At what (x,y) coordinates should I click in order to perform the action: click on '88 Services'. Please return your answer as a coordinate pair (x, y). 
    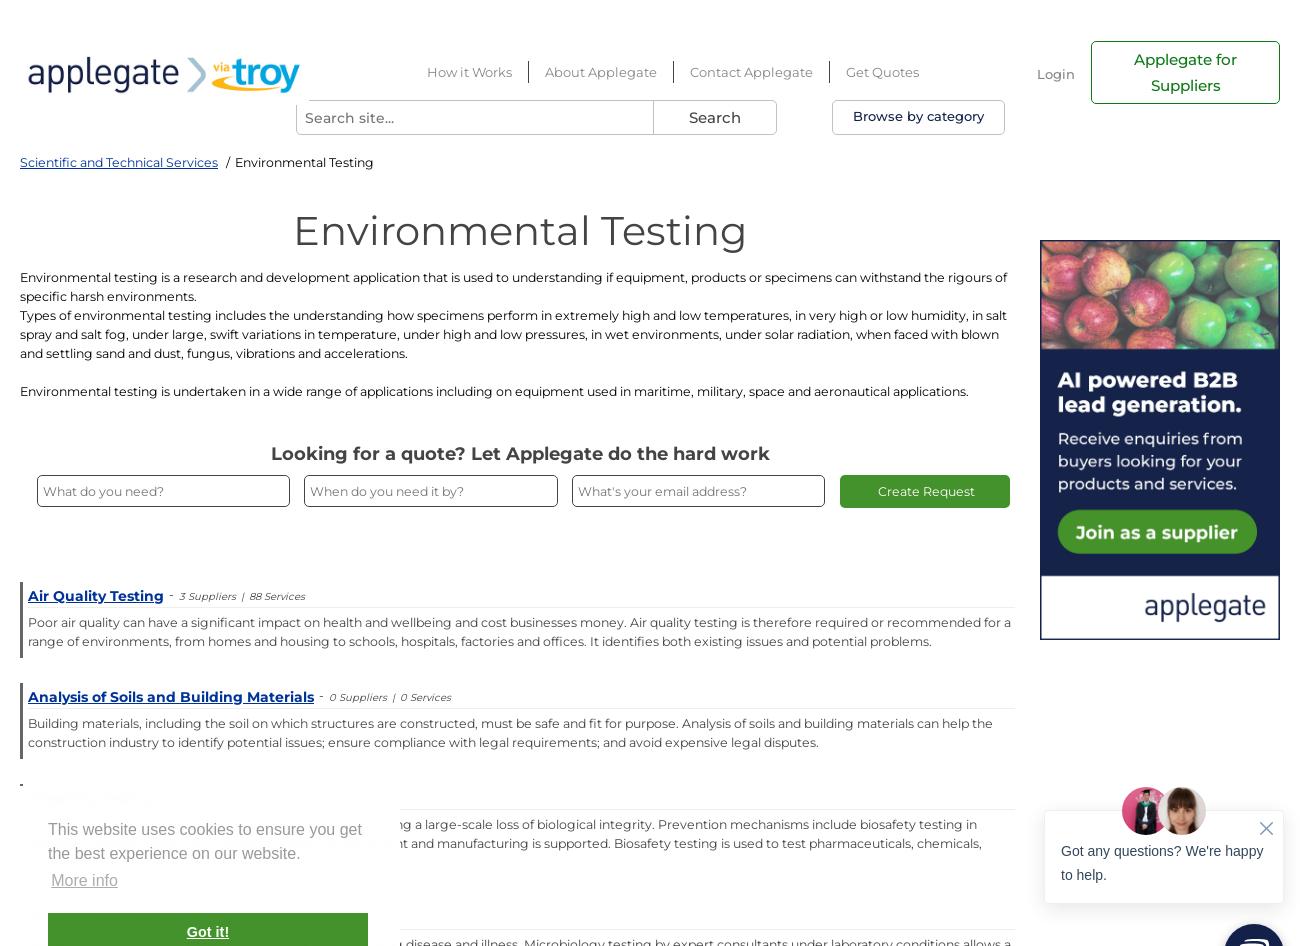
    Looking at the image, I should click on (277, 594).